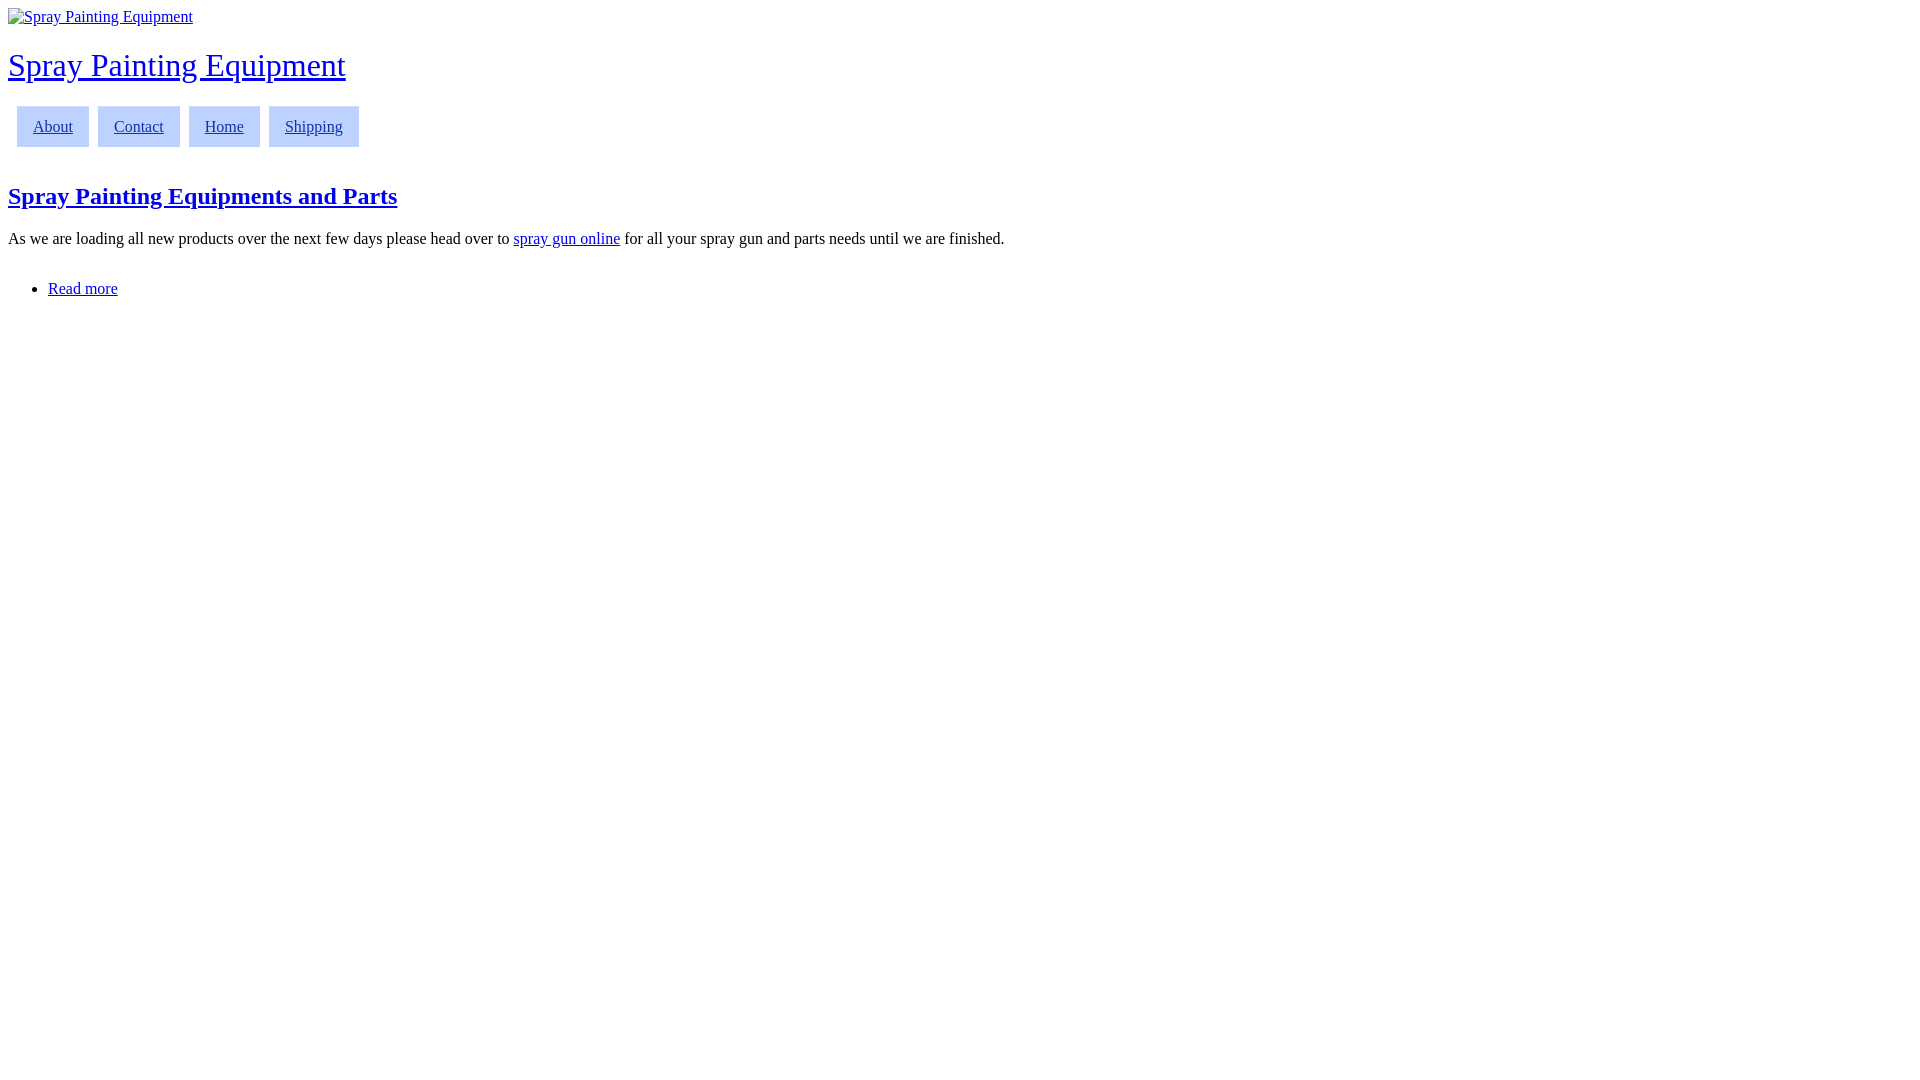  Describe the element at coordinates (202, 196) in the screenshot. I see `'Spray Painting Equipments and Parts'` at that location.